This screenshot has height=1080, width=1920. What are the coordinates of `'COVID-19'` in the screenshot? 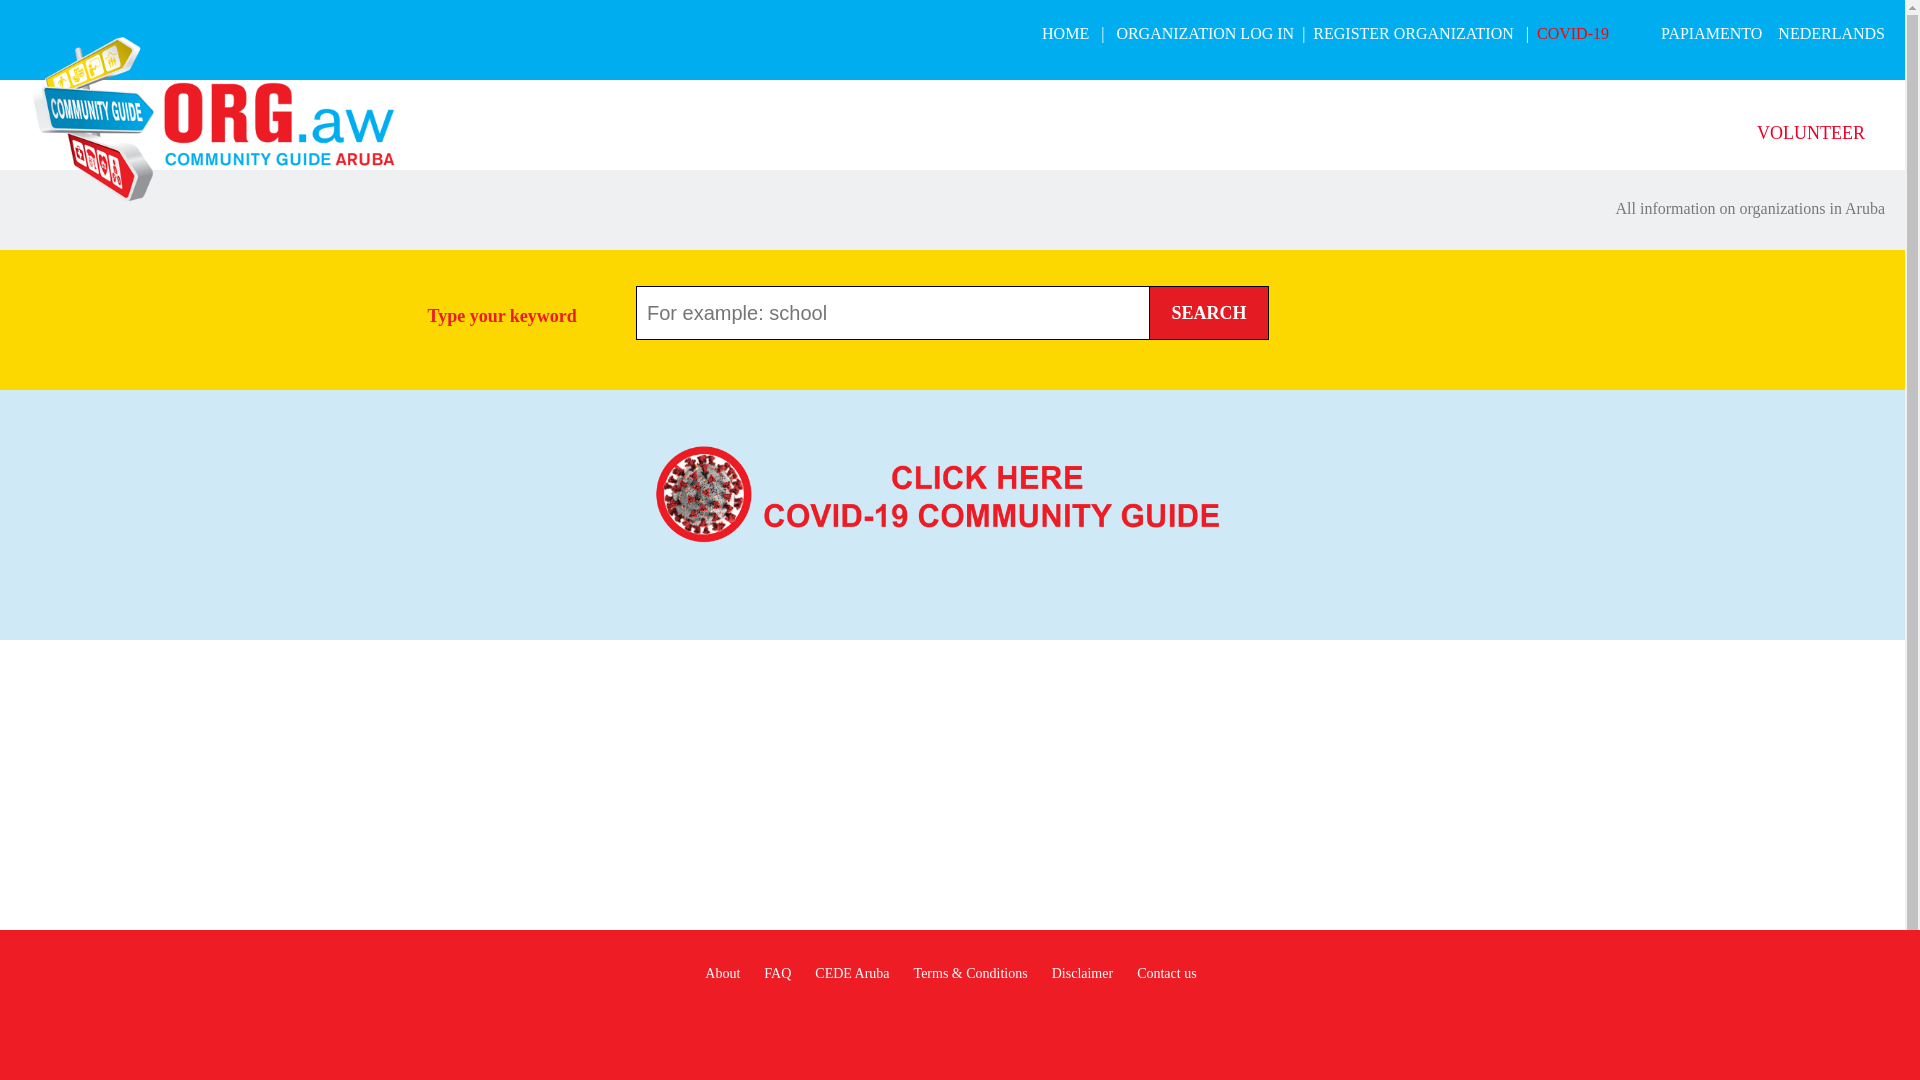 It's located at (1535, 33).